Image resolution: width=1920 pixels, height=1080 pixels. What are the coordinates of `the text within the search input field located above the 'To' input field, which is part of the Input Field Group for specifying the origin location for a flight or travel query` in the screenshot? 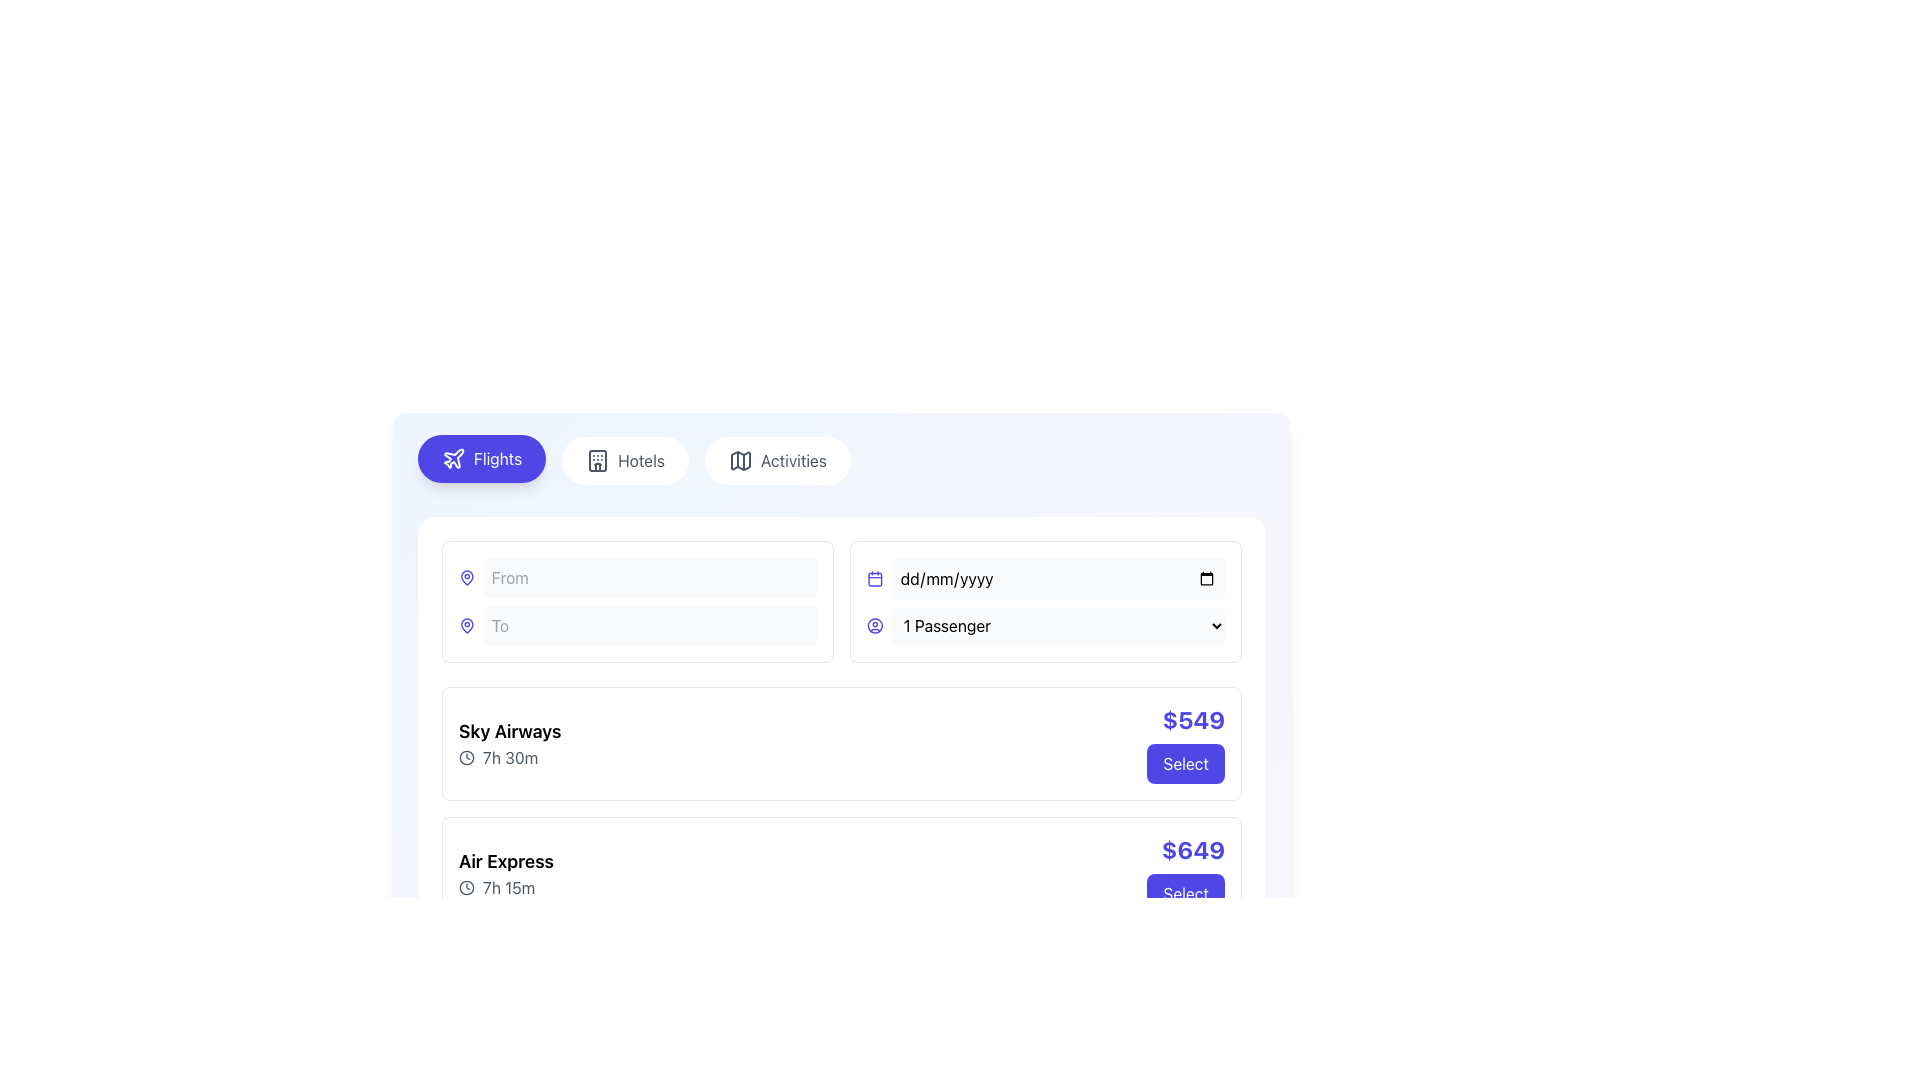 It's located at (637, 578).